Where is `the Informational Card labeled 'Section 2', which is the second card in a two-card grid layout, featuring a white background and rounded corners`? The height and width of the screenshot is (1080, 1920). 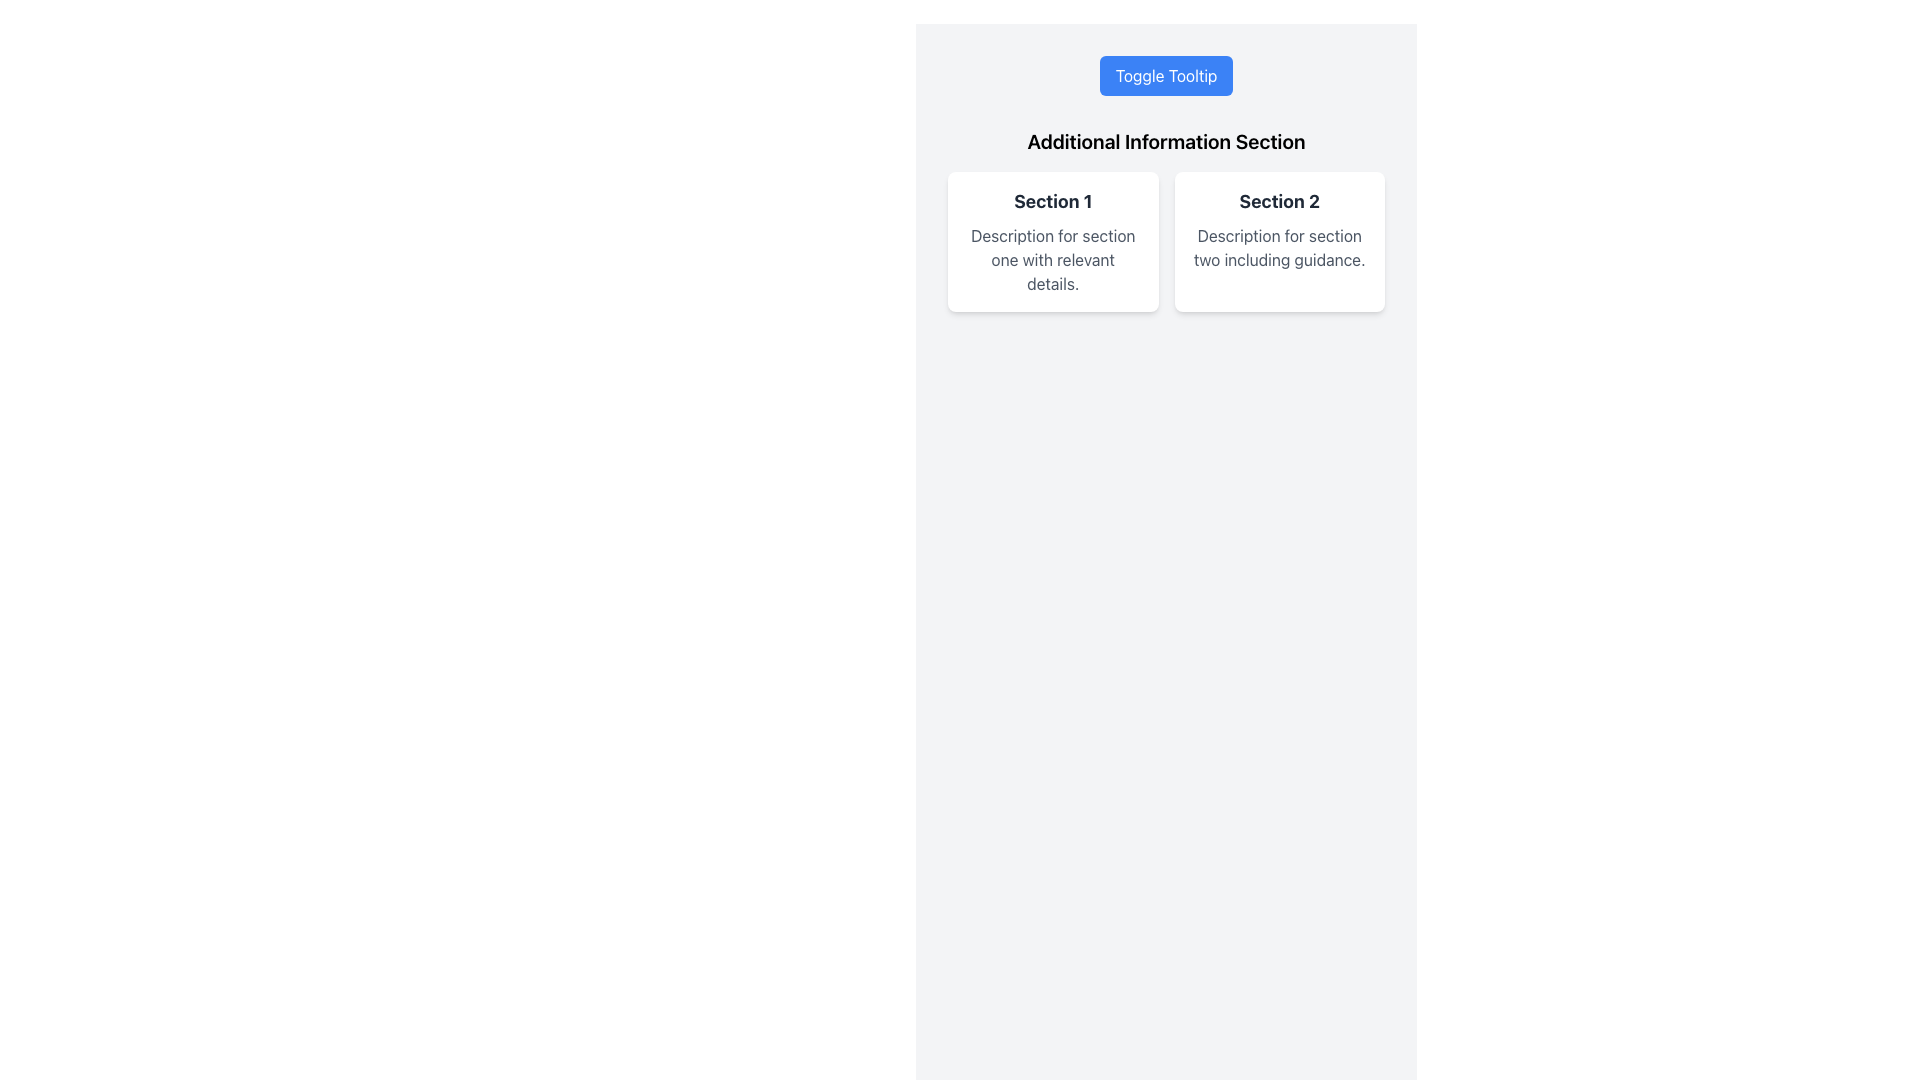
the Informational Card labeled 'Section 2', which is the second card in a two-card grid layout, featuring a white background and rounded corners is located at coordinates (1278, 241).